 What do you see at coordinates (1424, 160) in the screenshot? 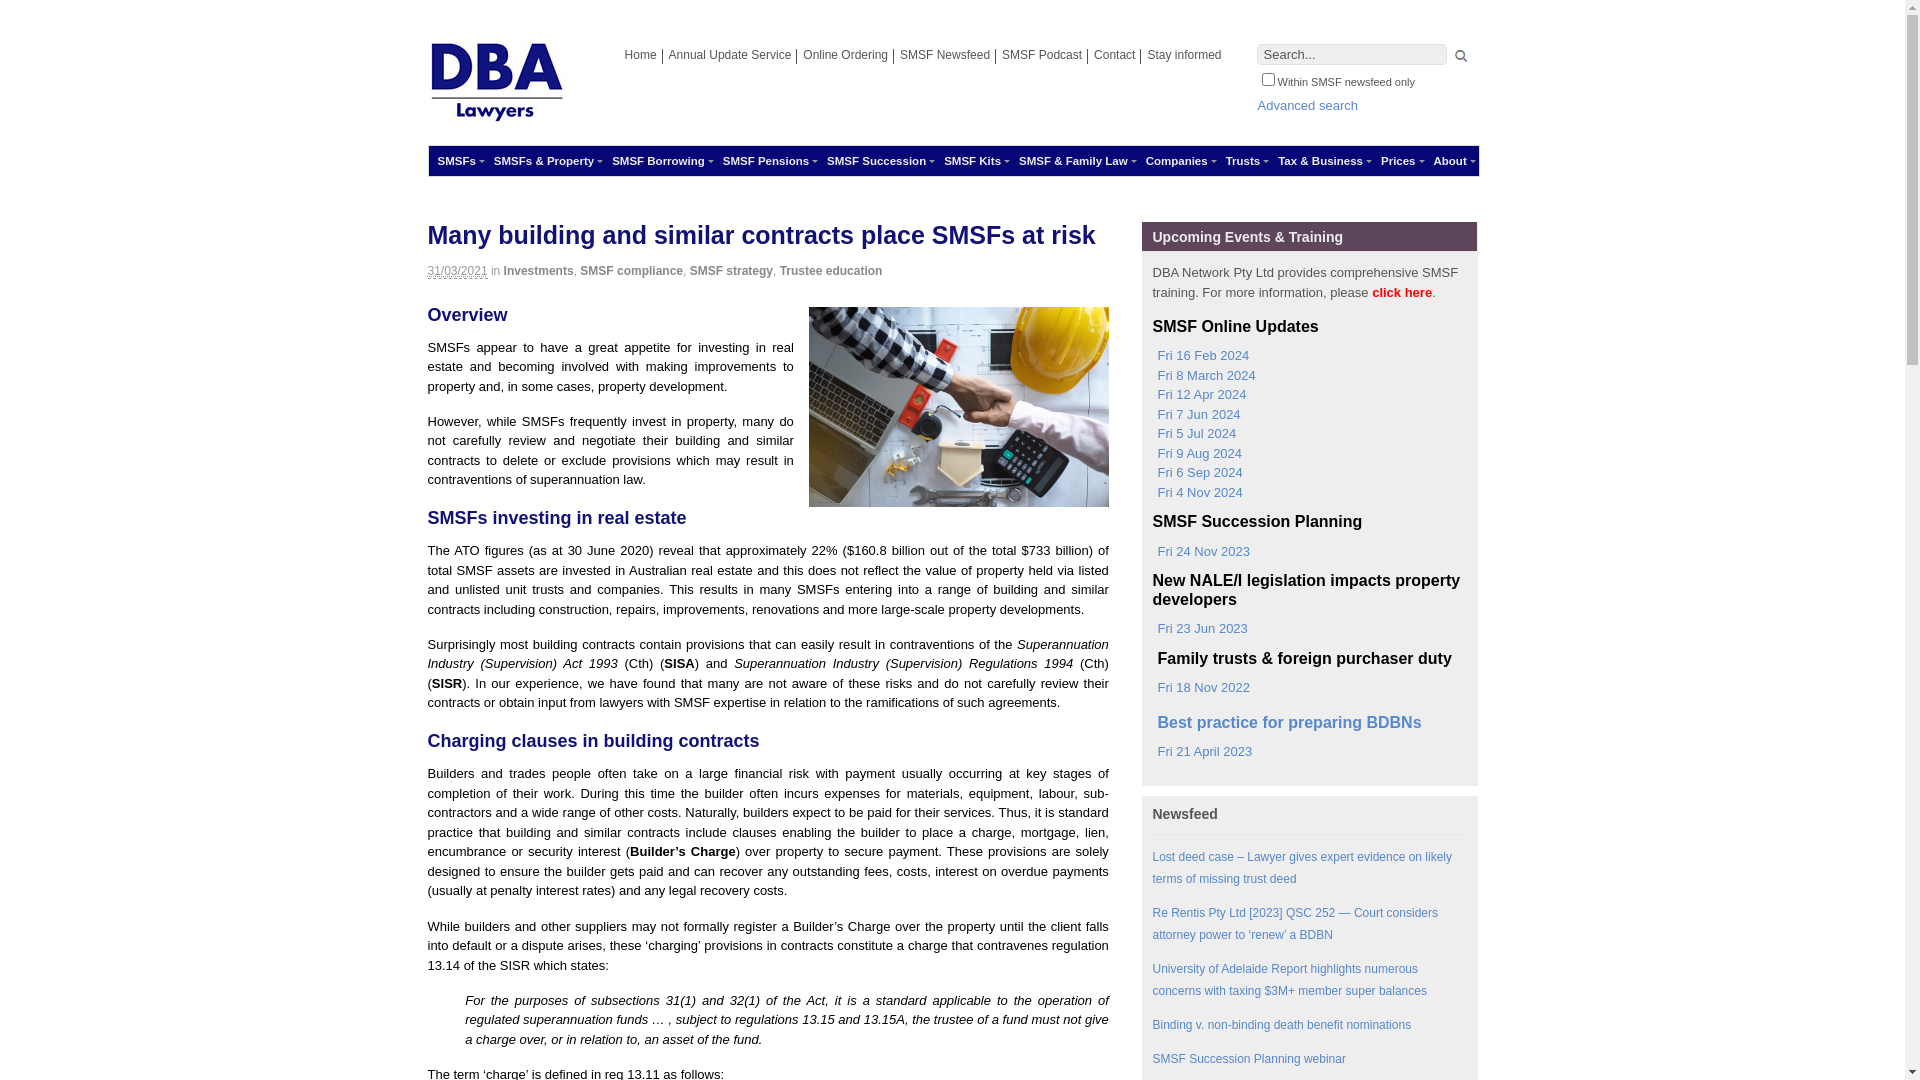
I see `'About'` at bounding box center [1424, 160].